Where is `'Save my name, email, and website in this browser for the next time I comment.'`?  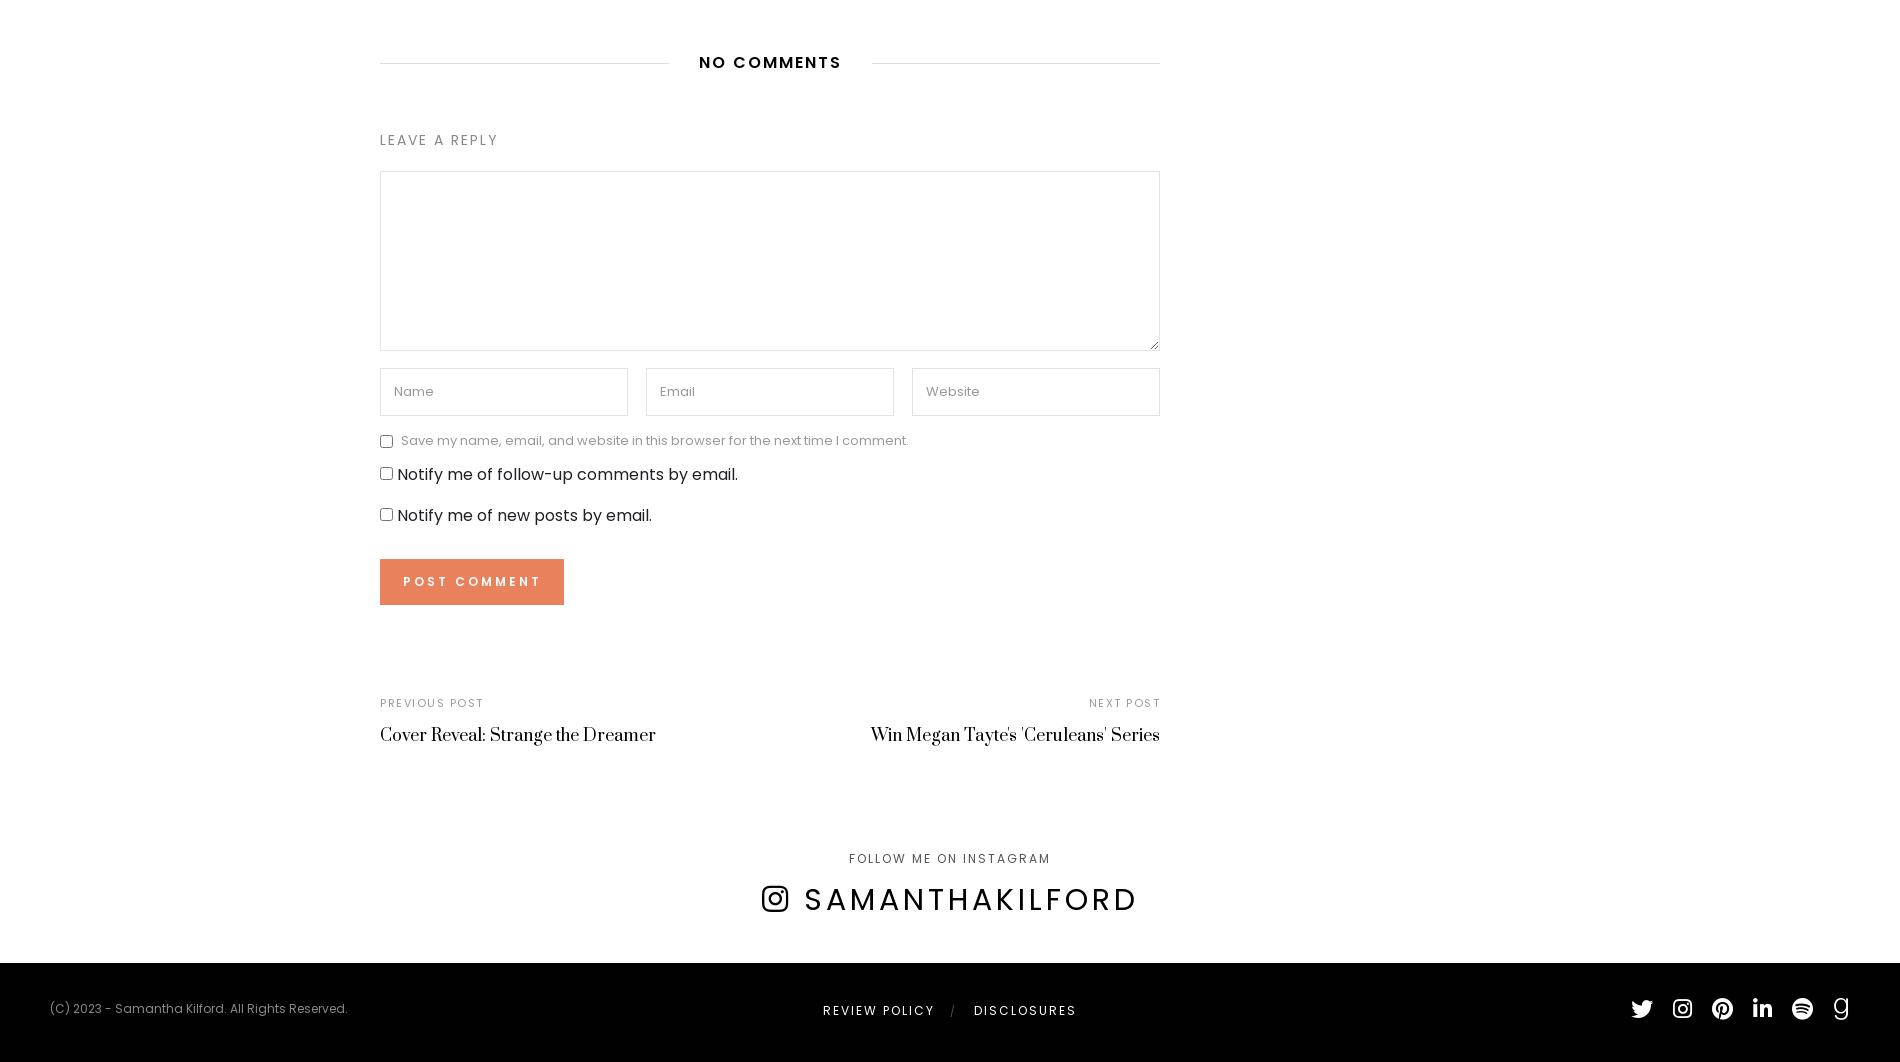 'Save my name, email, and website in this browser for the next time I comment.' is located at coordinates (654, 439).